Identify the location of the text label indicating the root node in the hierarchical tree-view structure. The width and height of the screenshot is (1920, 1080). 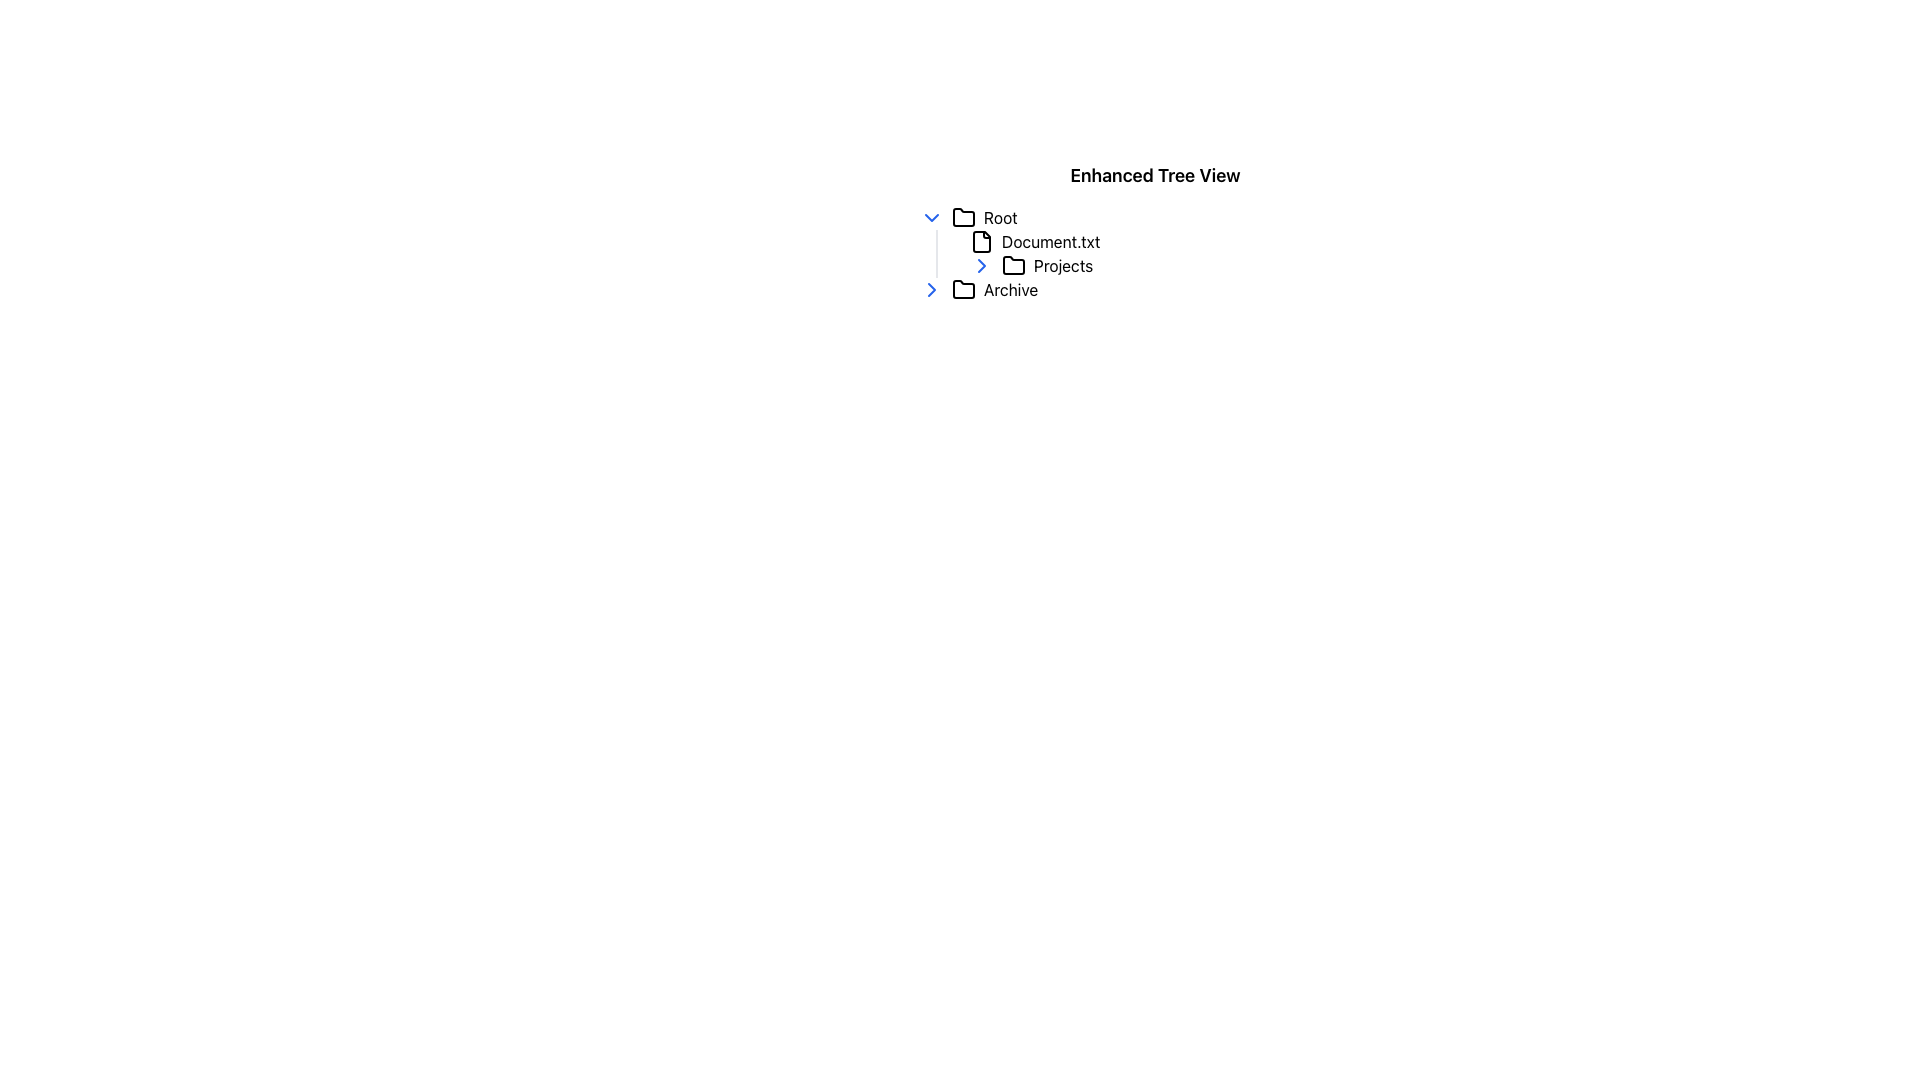
(1000, 218).